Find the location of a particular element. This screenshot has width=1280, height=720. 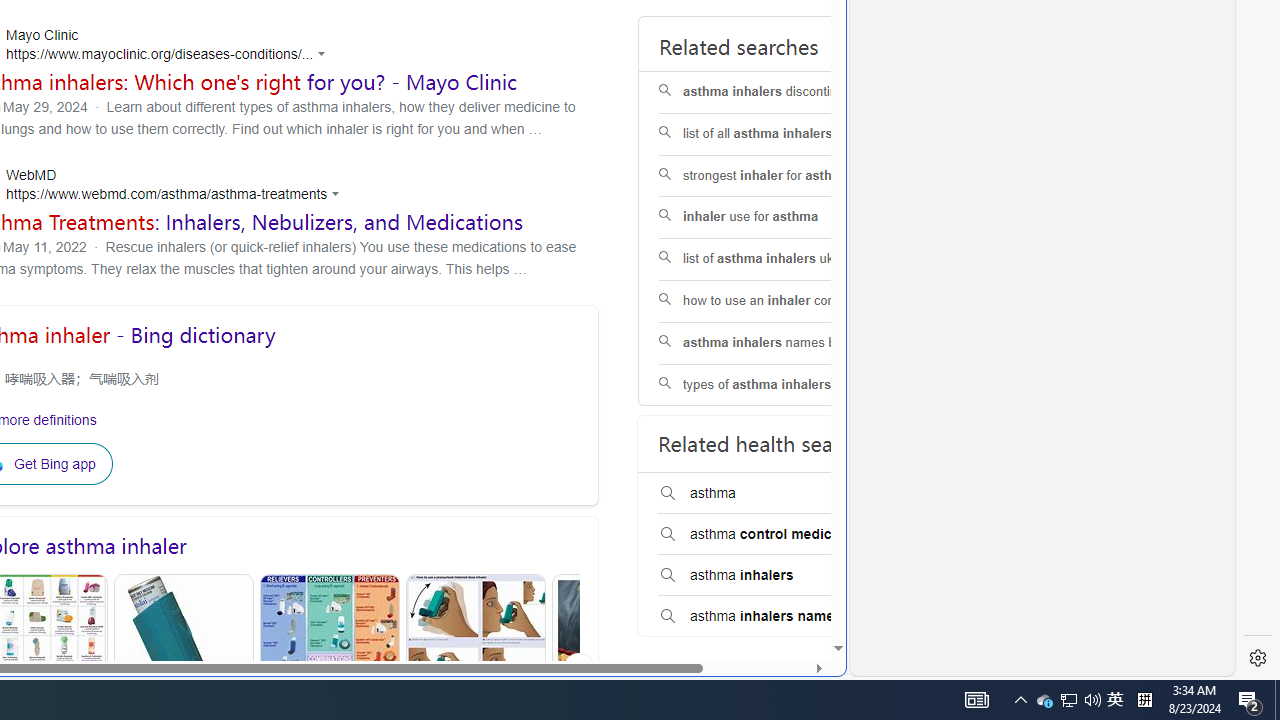

'list of all asthma inhalers' is located at coordinates (784, 134).